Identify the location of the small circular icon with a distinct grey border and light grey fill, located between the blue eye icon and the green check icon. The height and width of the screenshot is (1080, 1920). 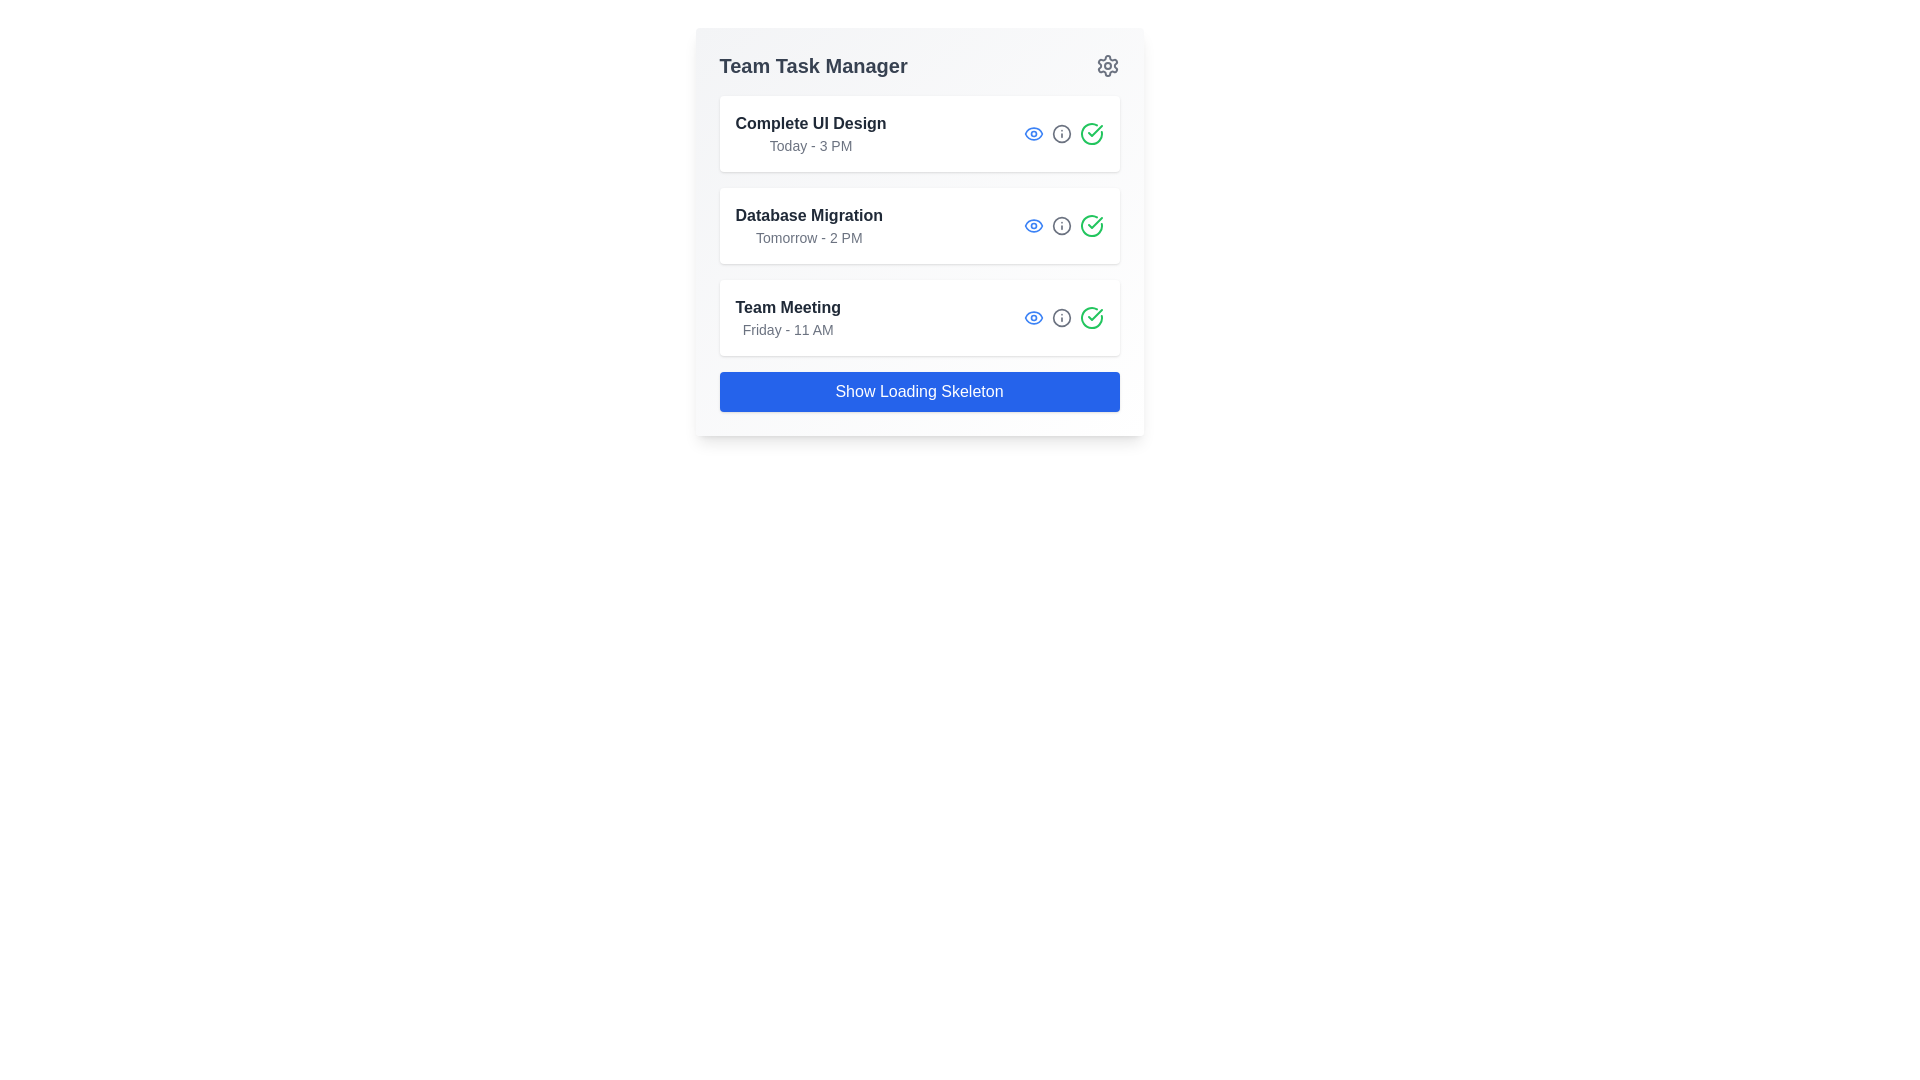
(1062, 134).